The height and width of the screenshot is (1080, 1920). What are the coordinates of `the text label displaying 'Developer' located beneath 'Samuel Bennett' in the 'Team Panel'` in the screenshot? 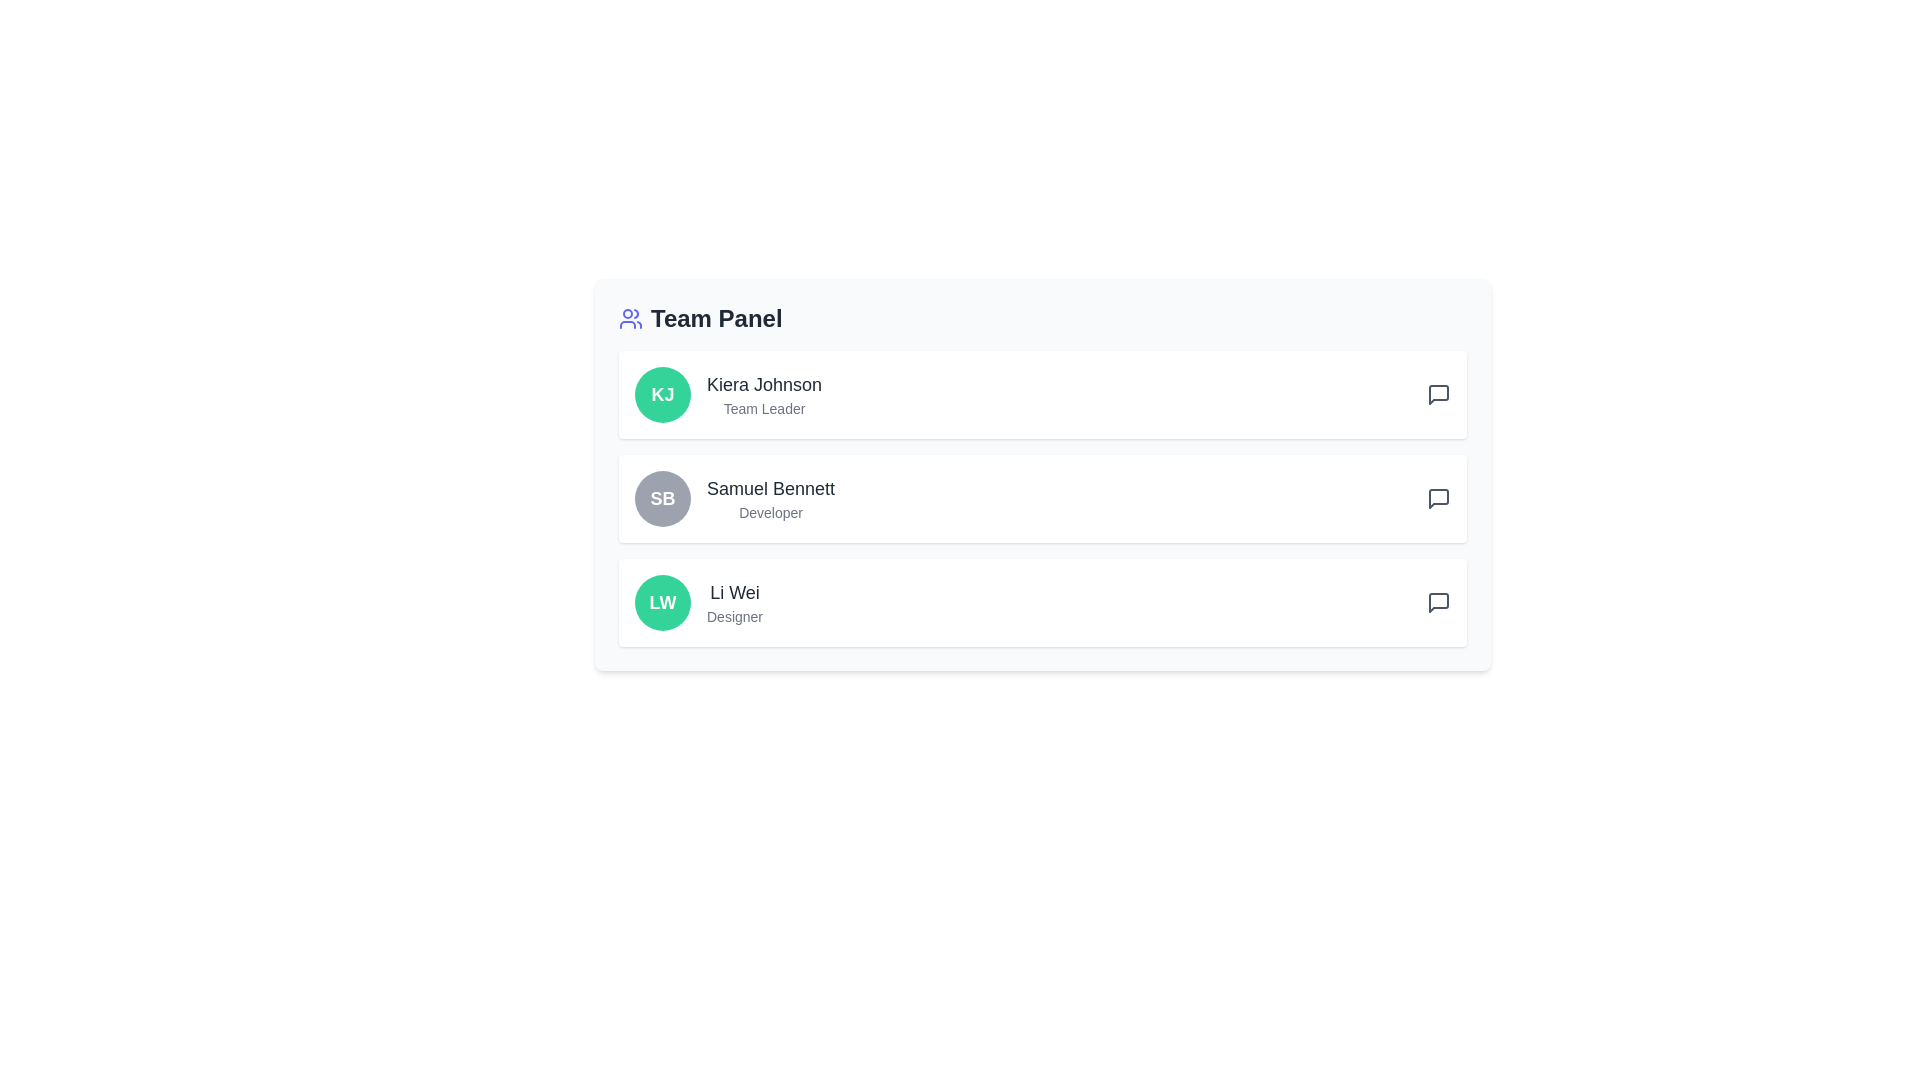 It's located at (770, 512).